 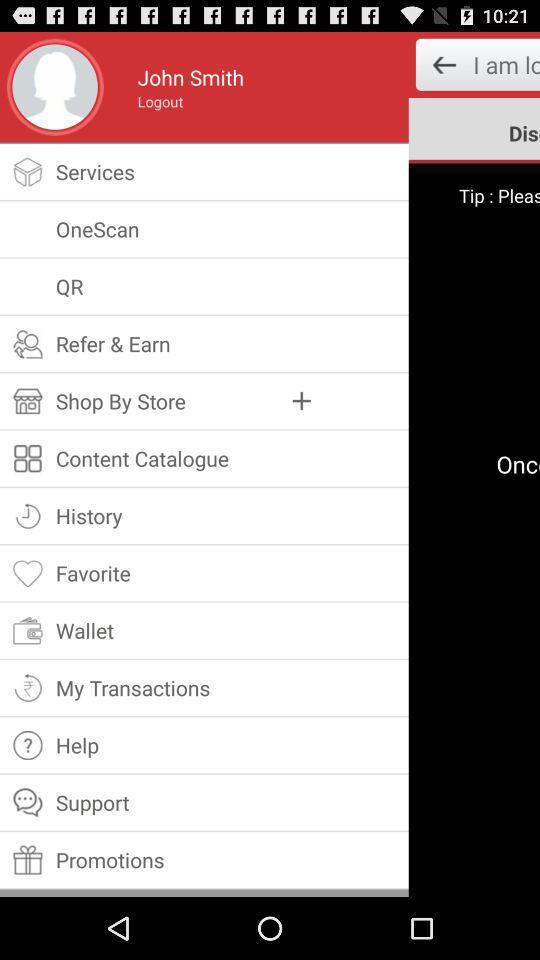 What do you see at coordinates (27, 170) in the screenshot?
I see `the symbol which is on the left side of services` at bounding box center [27, 170].